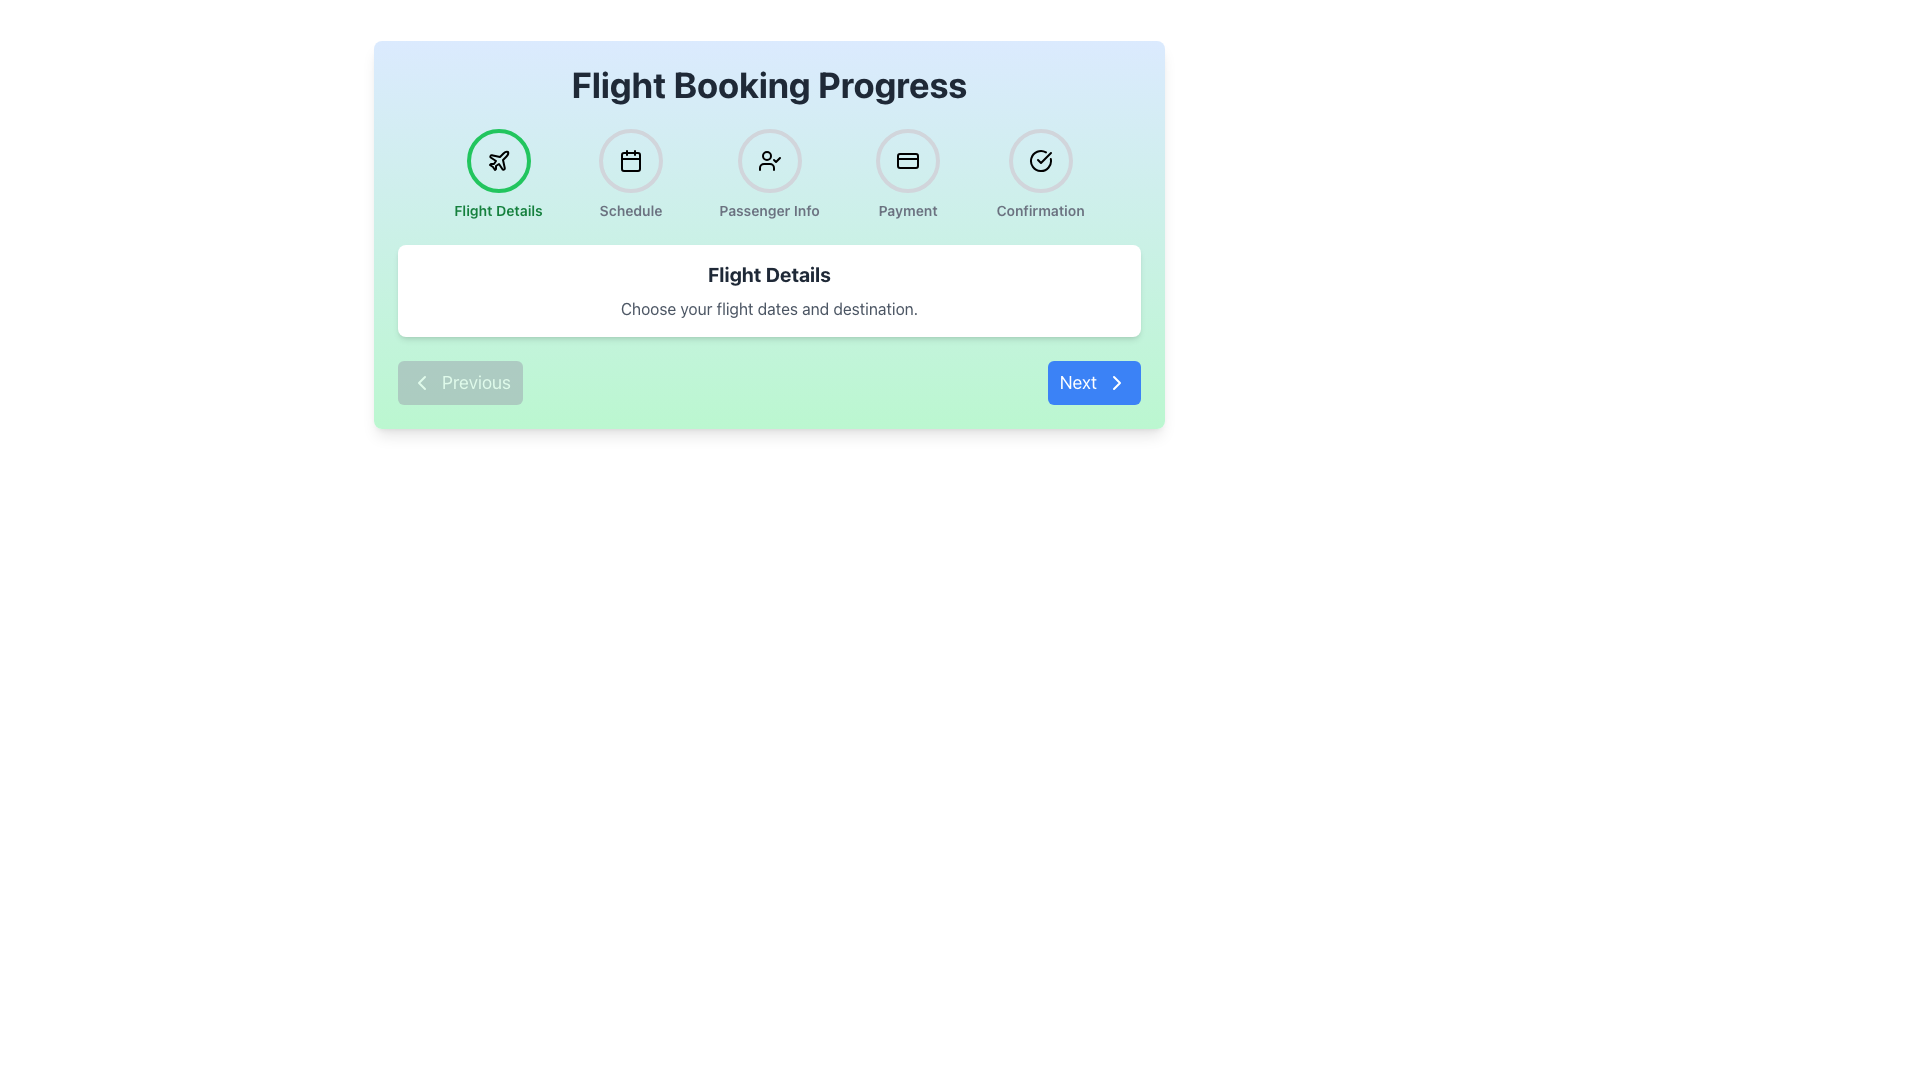 This screenshot has height=1080, width=1920. Describe the element at coordinates (1116, 382) in the screenshot. I see `the 'Next' button located at the bottom-right corner of the interface, which contains a right-pointing chevron icon and is styled with a blue background and white text` at that location.